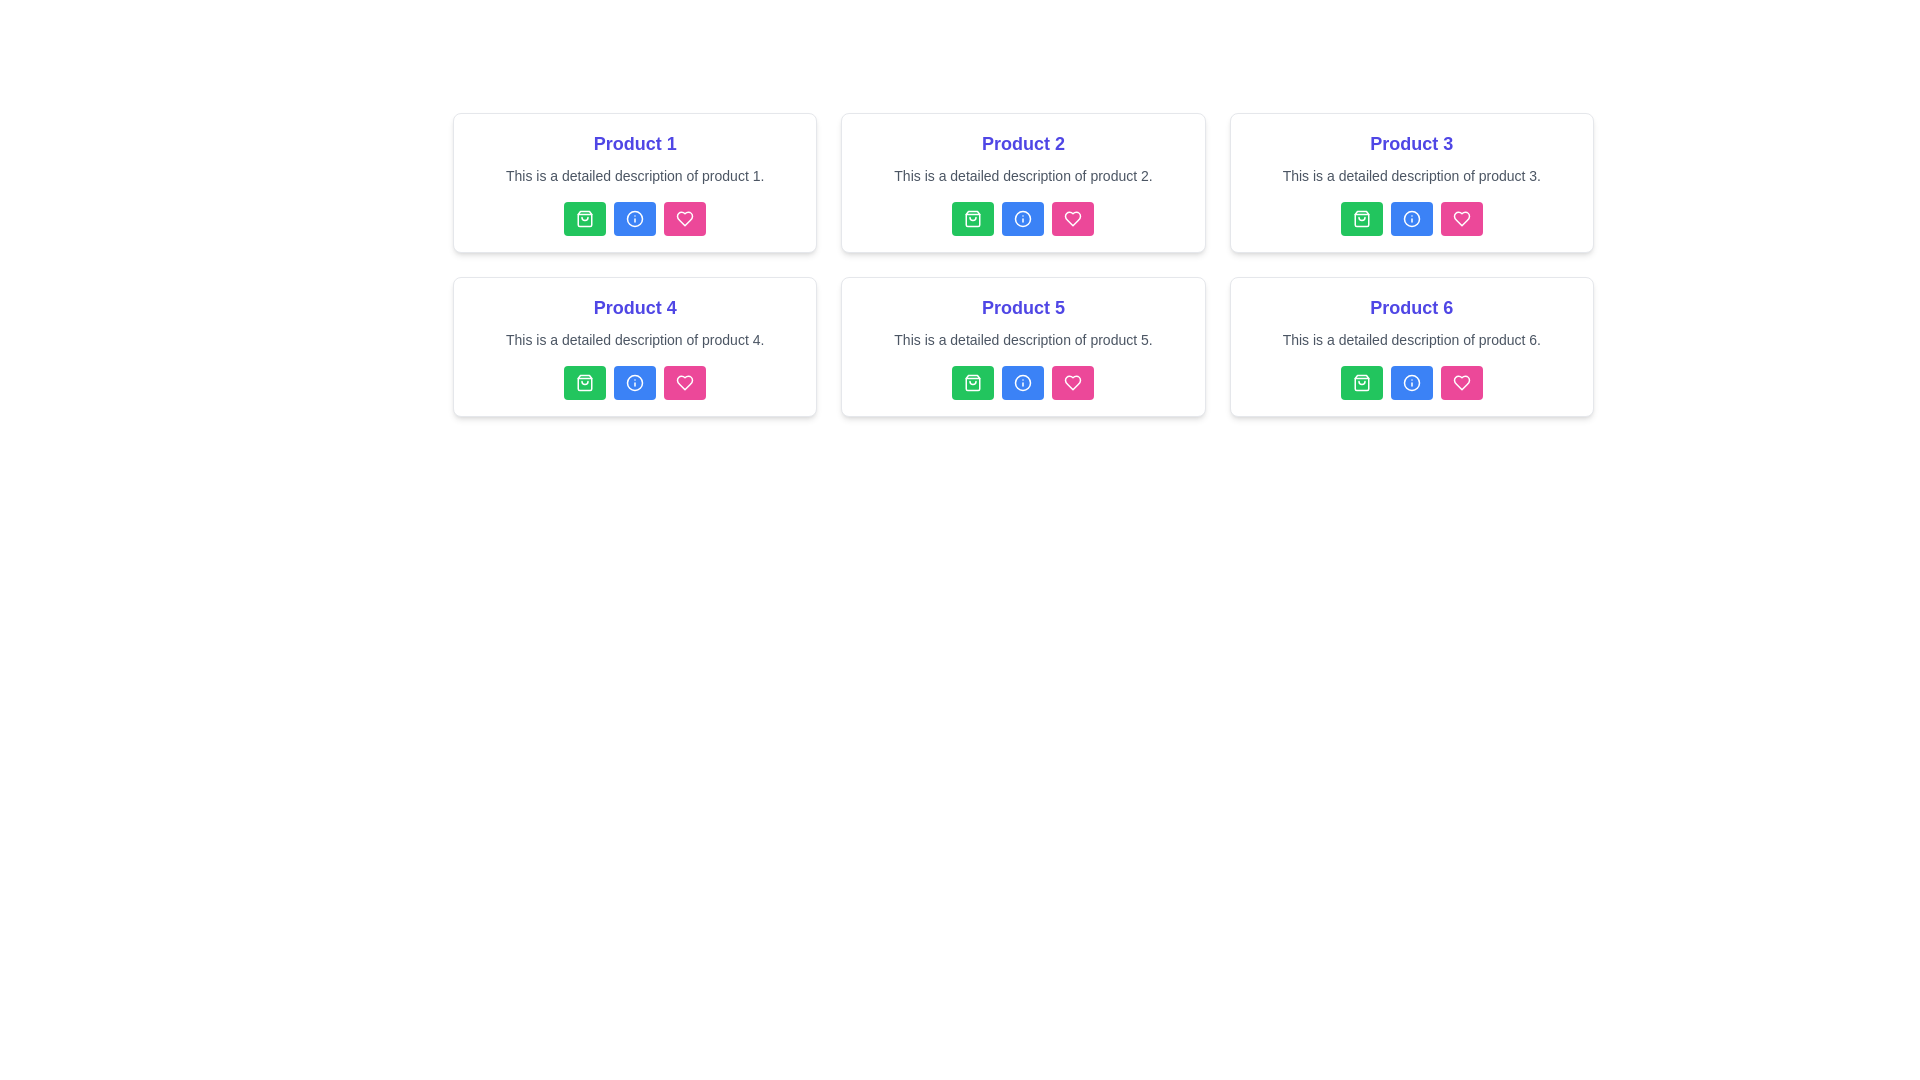  I want to click on the static text label providing details about 'Product 3', located centrally below the title 'Product 3' in the top-right panel, so click(1410, 175).